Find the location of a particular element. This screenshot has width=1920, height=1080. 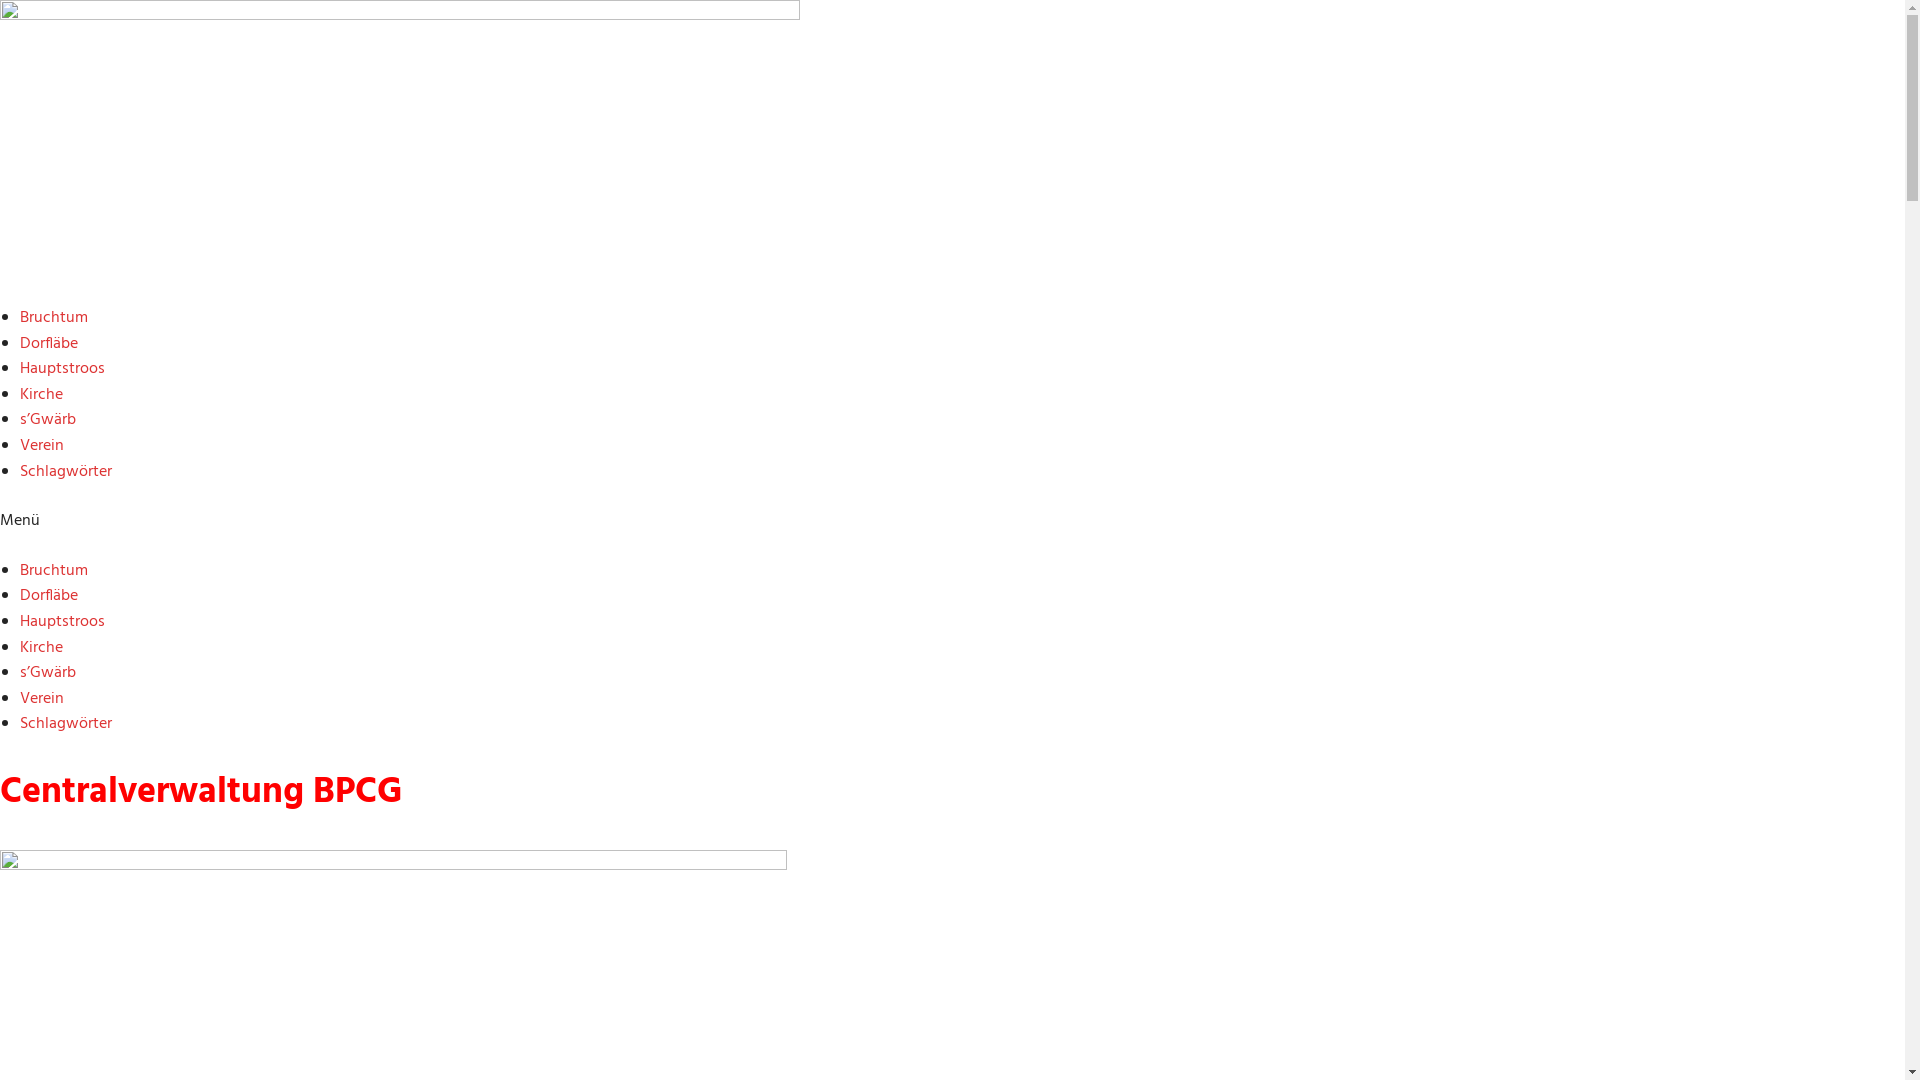

'Bruchtum' is located at coordinates (53, 316).